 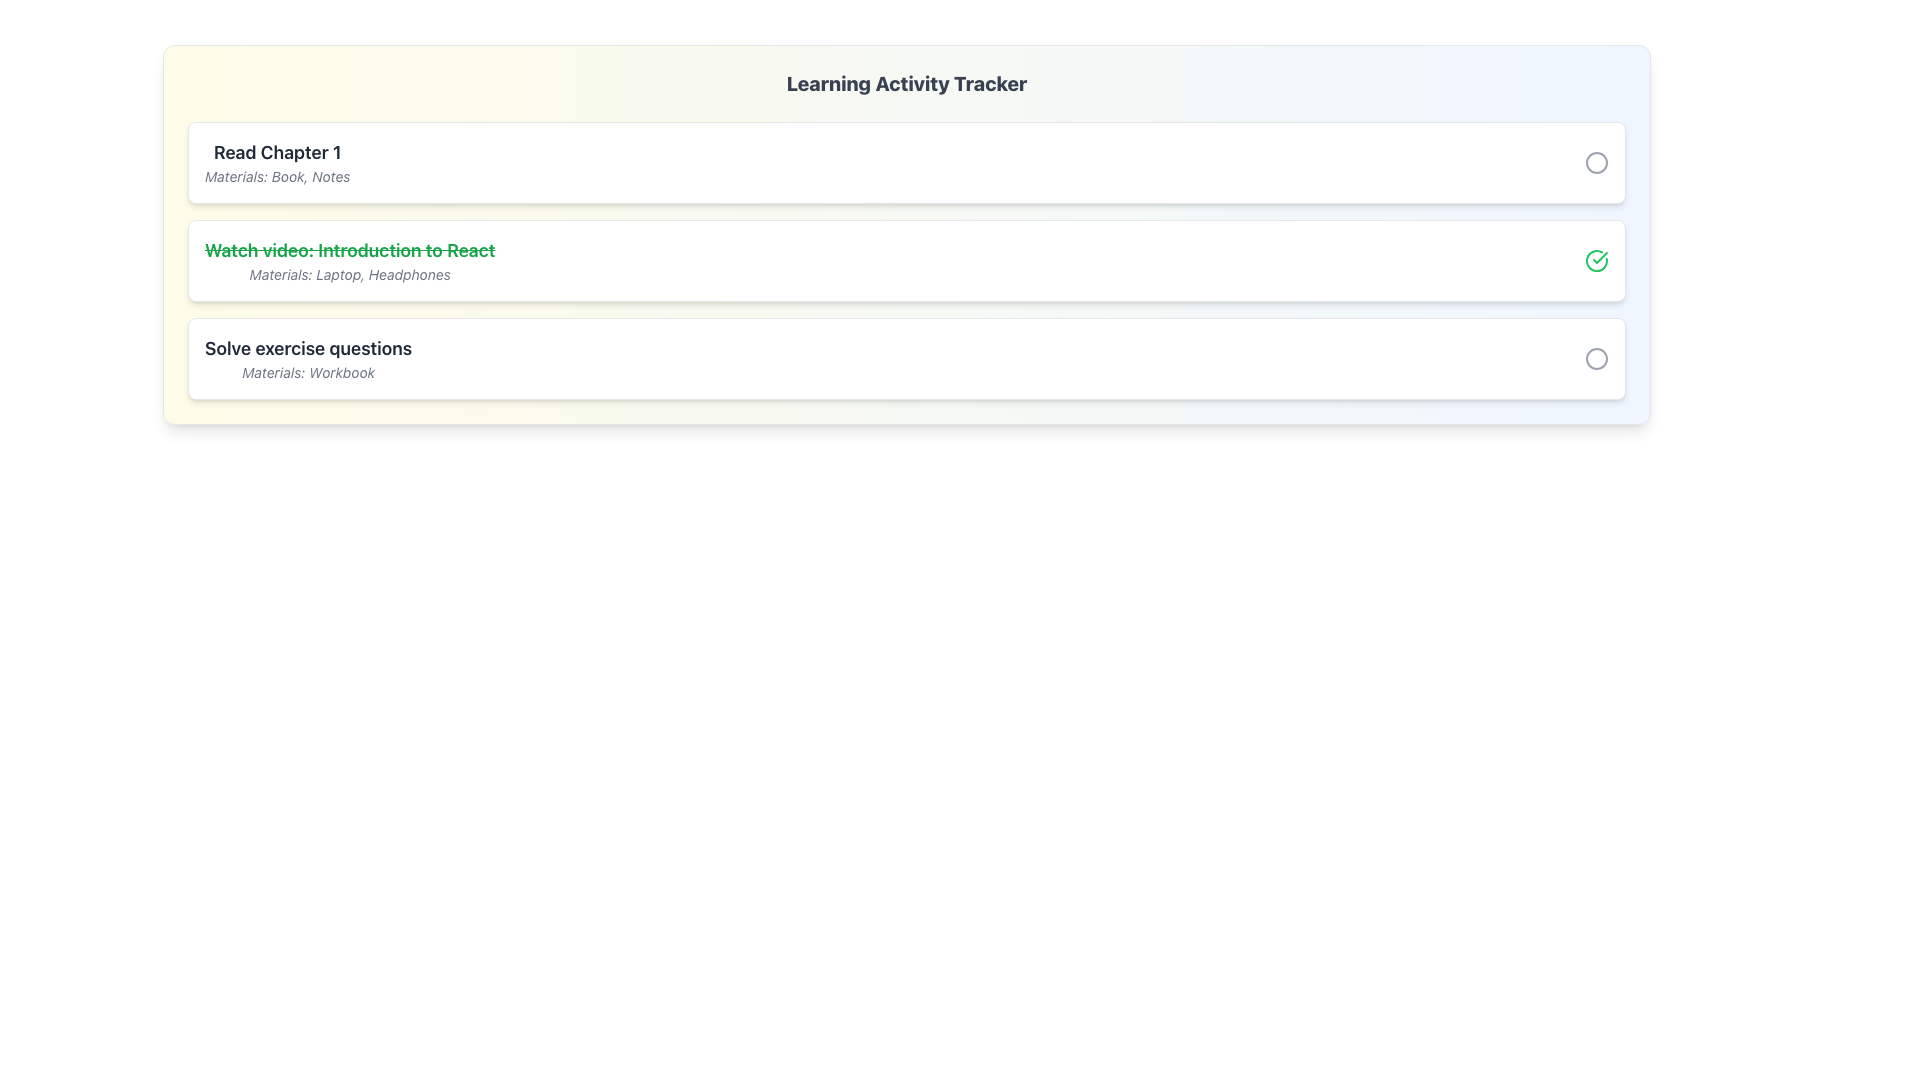 I want to click on the rightmost icon in the 'Read Chapter 1' row of the 'Learning Activity Tracker' to indicate the completion status, so click(x=1596, y=161).